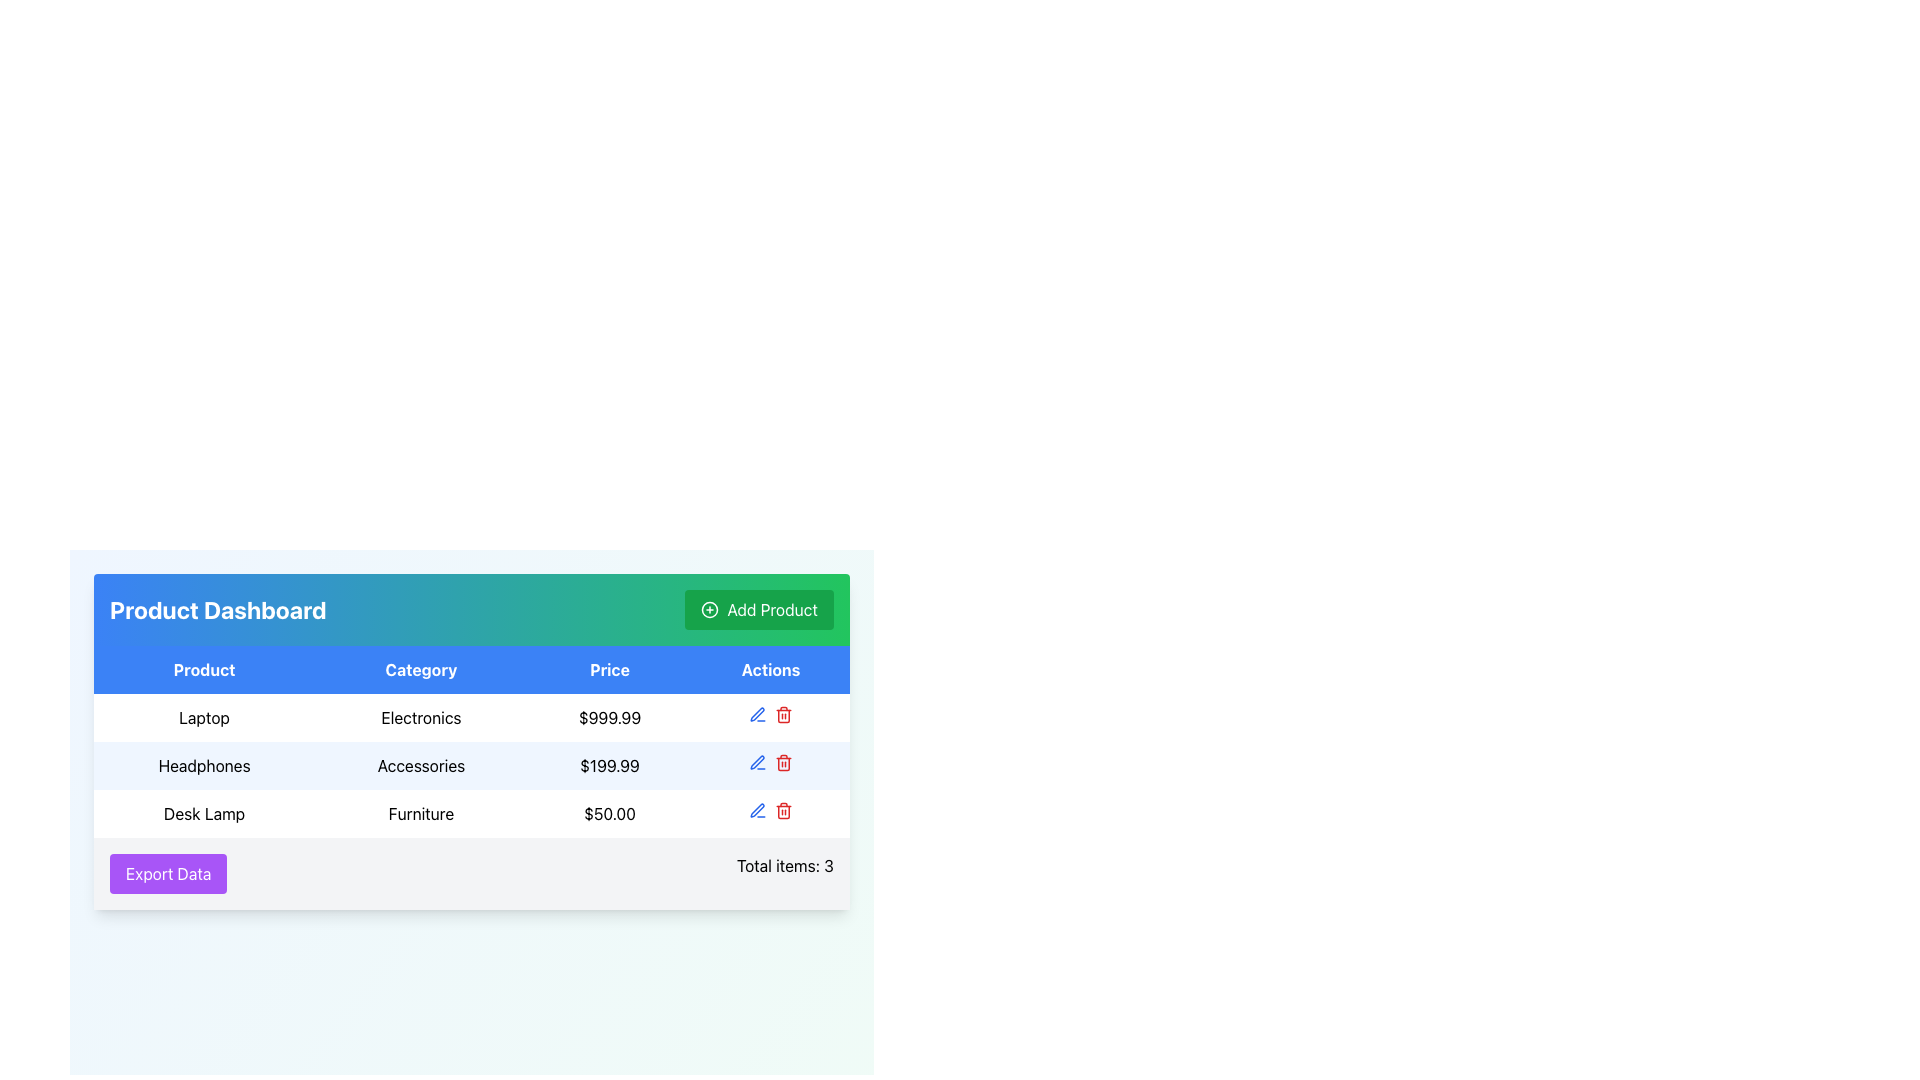 The image size is (1920, 1080). Describe the element at coordinates (770, 670) in the screenshot. I see `the 'Actions' header cell, which is the fourth header from the left in the table, displaying white text on a blue background` at that location.